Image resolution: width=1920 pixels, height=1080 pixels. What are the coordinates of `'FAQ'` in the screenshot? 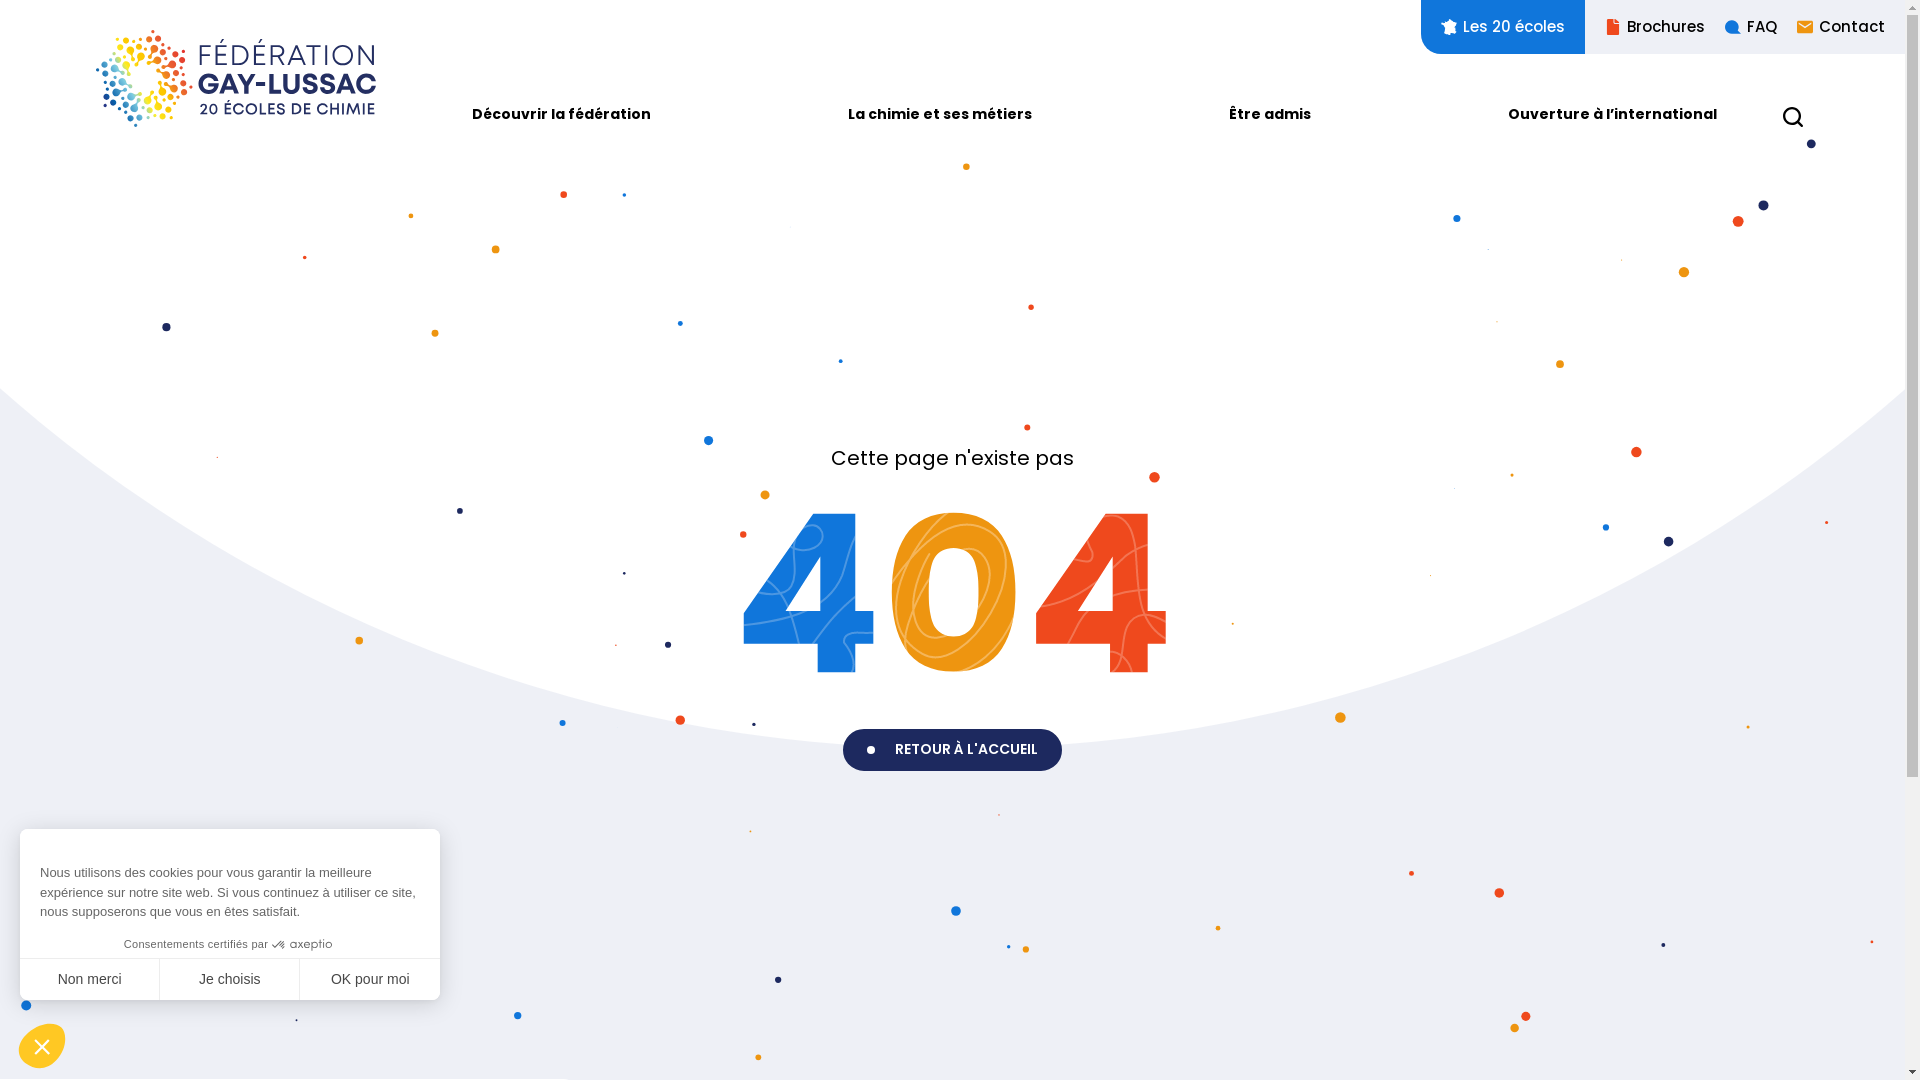 It's located at (1740, 27).